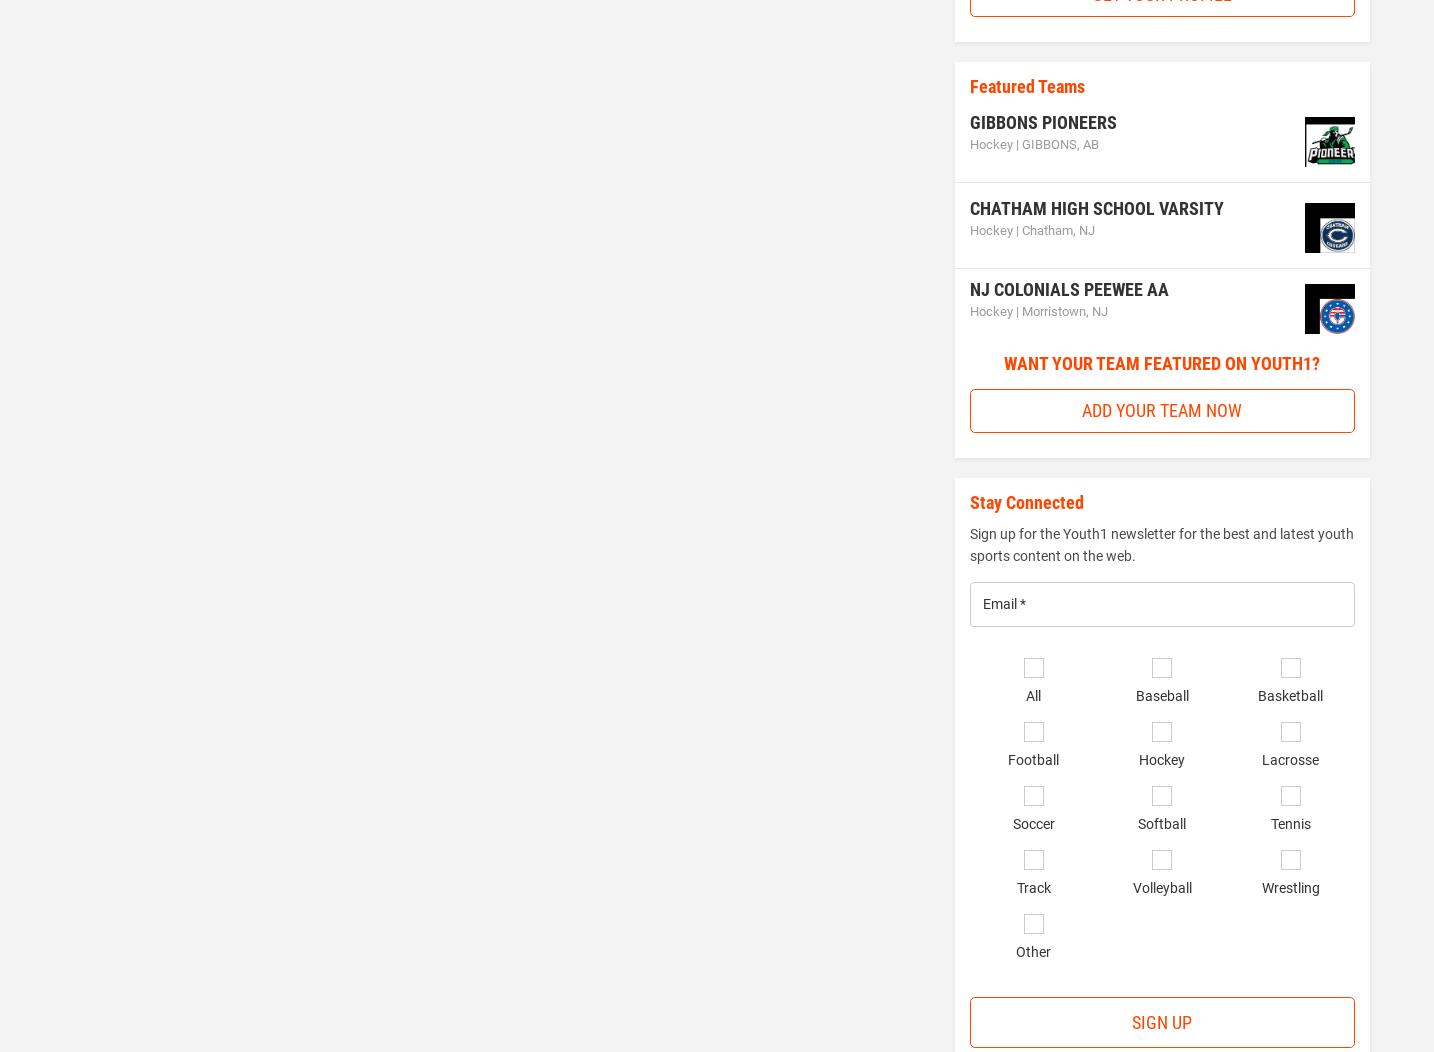 This screenshot has height=1052, width=1434. What do you see at coordinates (1041, 121) in the screenshot?
I see `'Gibbons Pioneers'` at bounding box center [1041, 121].